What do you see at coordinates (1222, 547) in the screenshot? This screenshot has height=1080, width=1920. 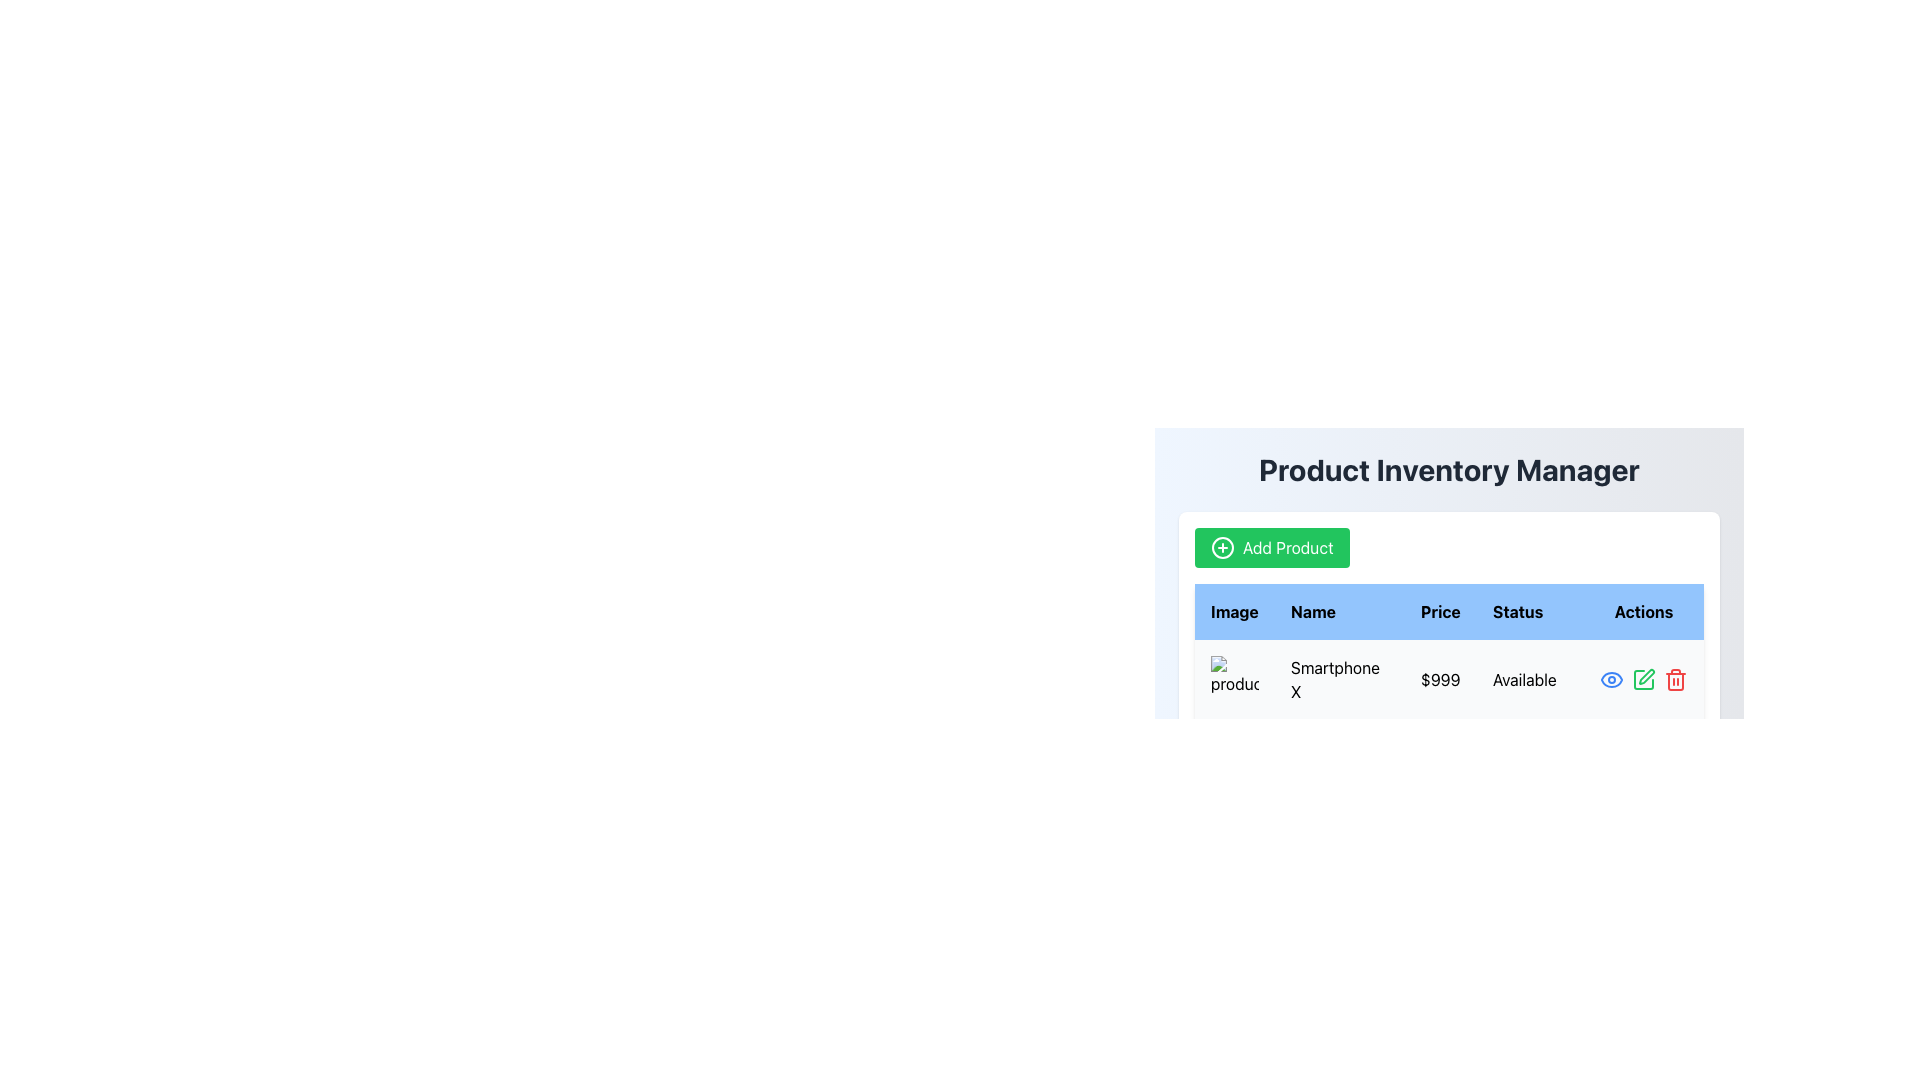 I see `the circular '+' icon with a white symbol on a solid green background, located` at bounding box center [1222, 547].